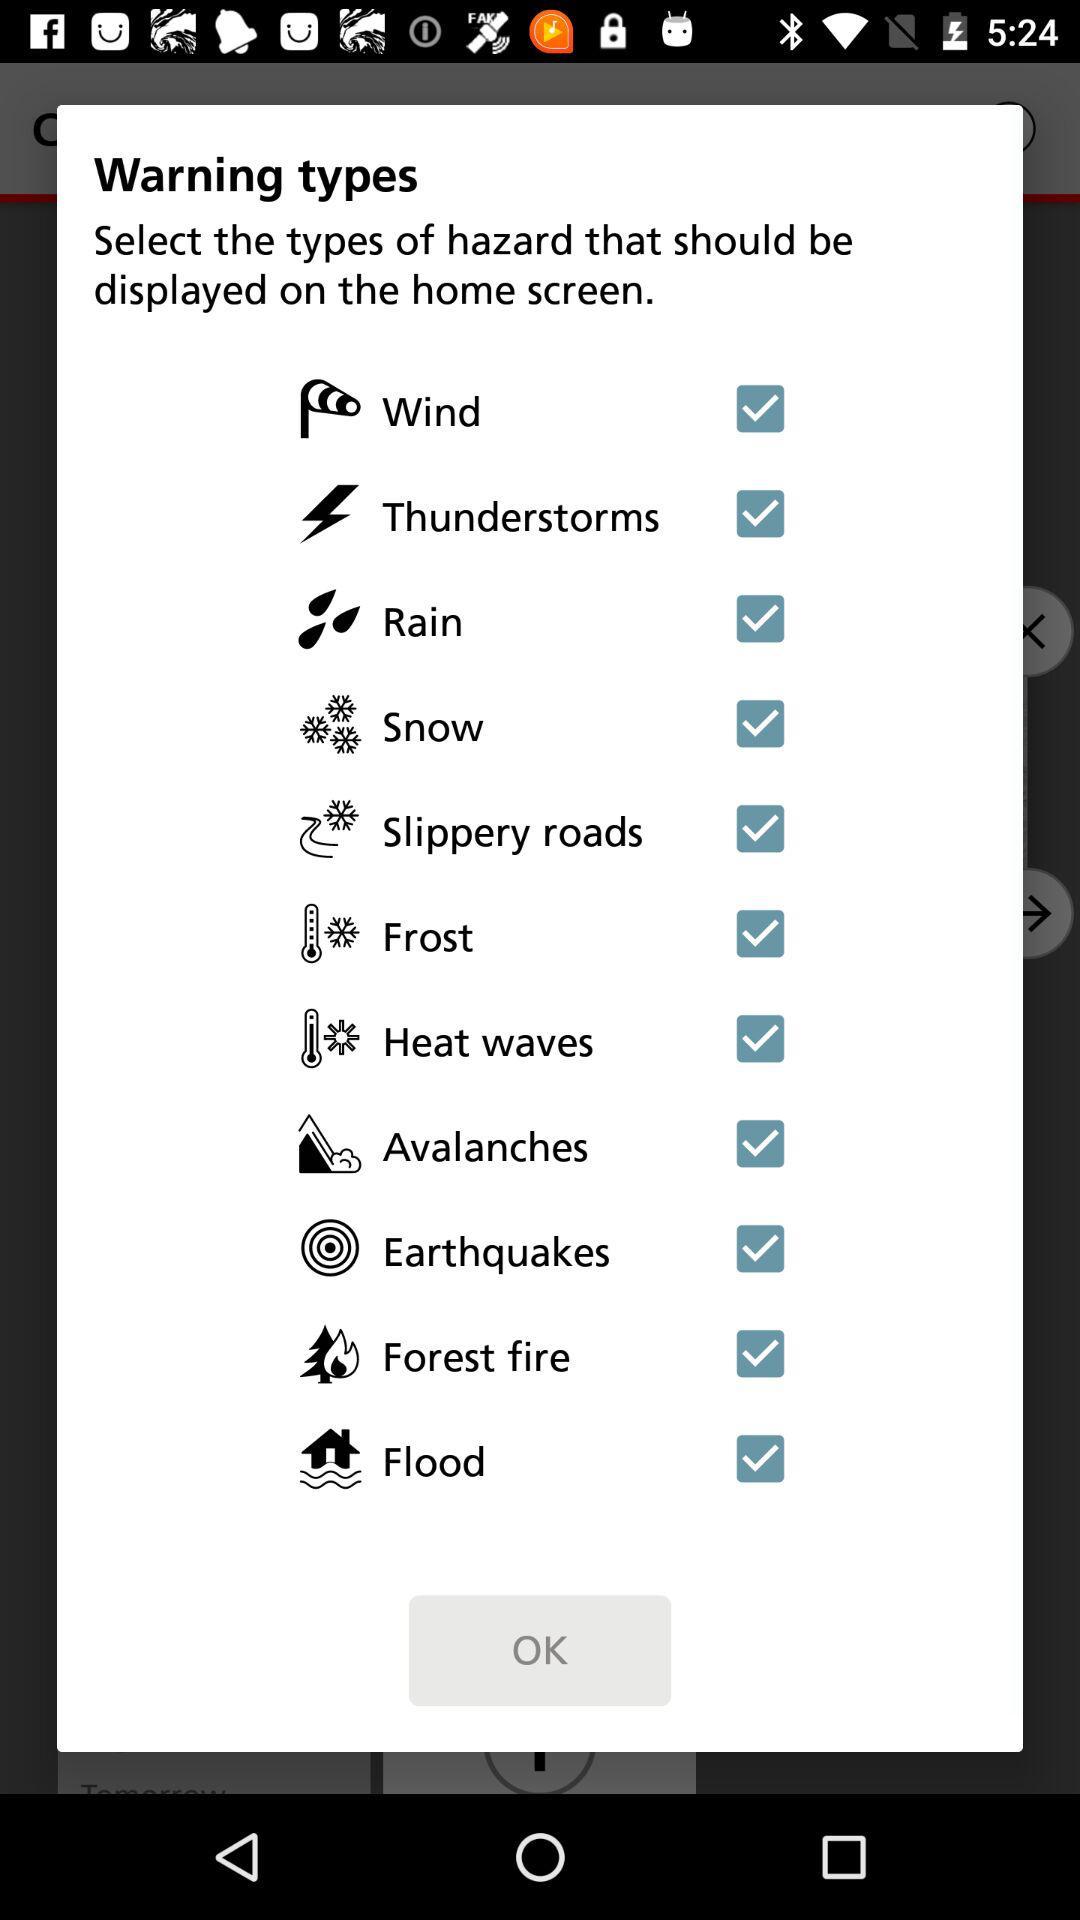 The width and height of the screenshot is (1080, 1920). Describe the element at coordinates (760, 1038) in the screenshot. I see `heat waves check box` at that location.